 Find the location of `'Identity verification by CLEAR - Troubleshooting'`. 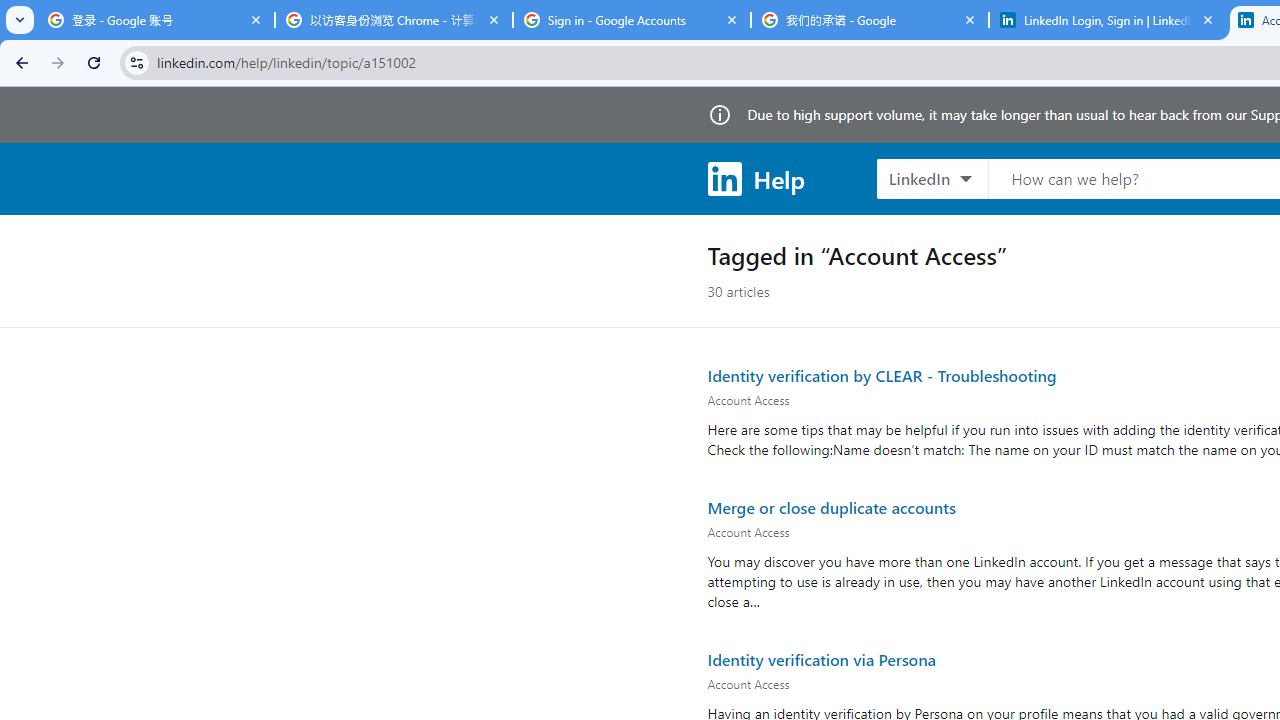

'Identity verification by CLEAR - Troubleshooting' is located at coordinates (880, 375).